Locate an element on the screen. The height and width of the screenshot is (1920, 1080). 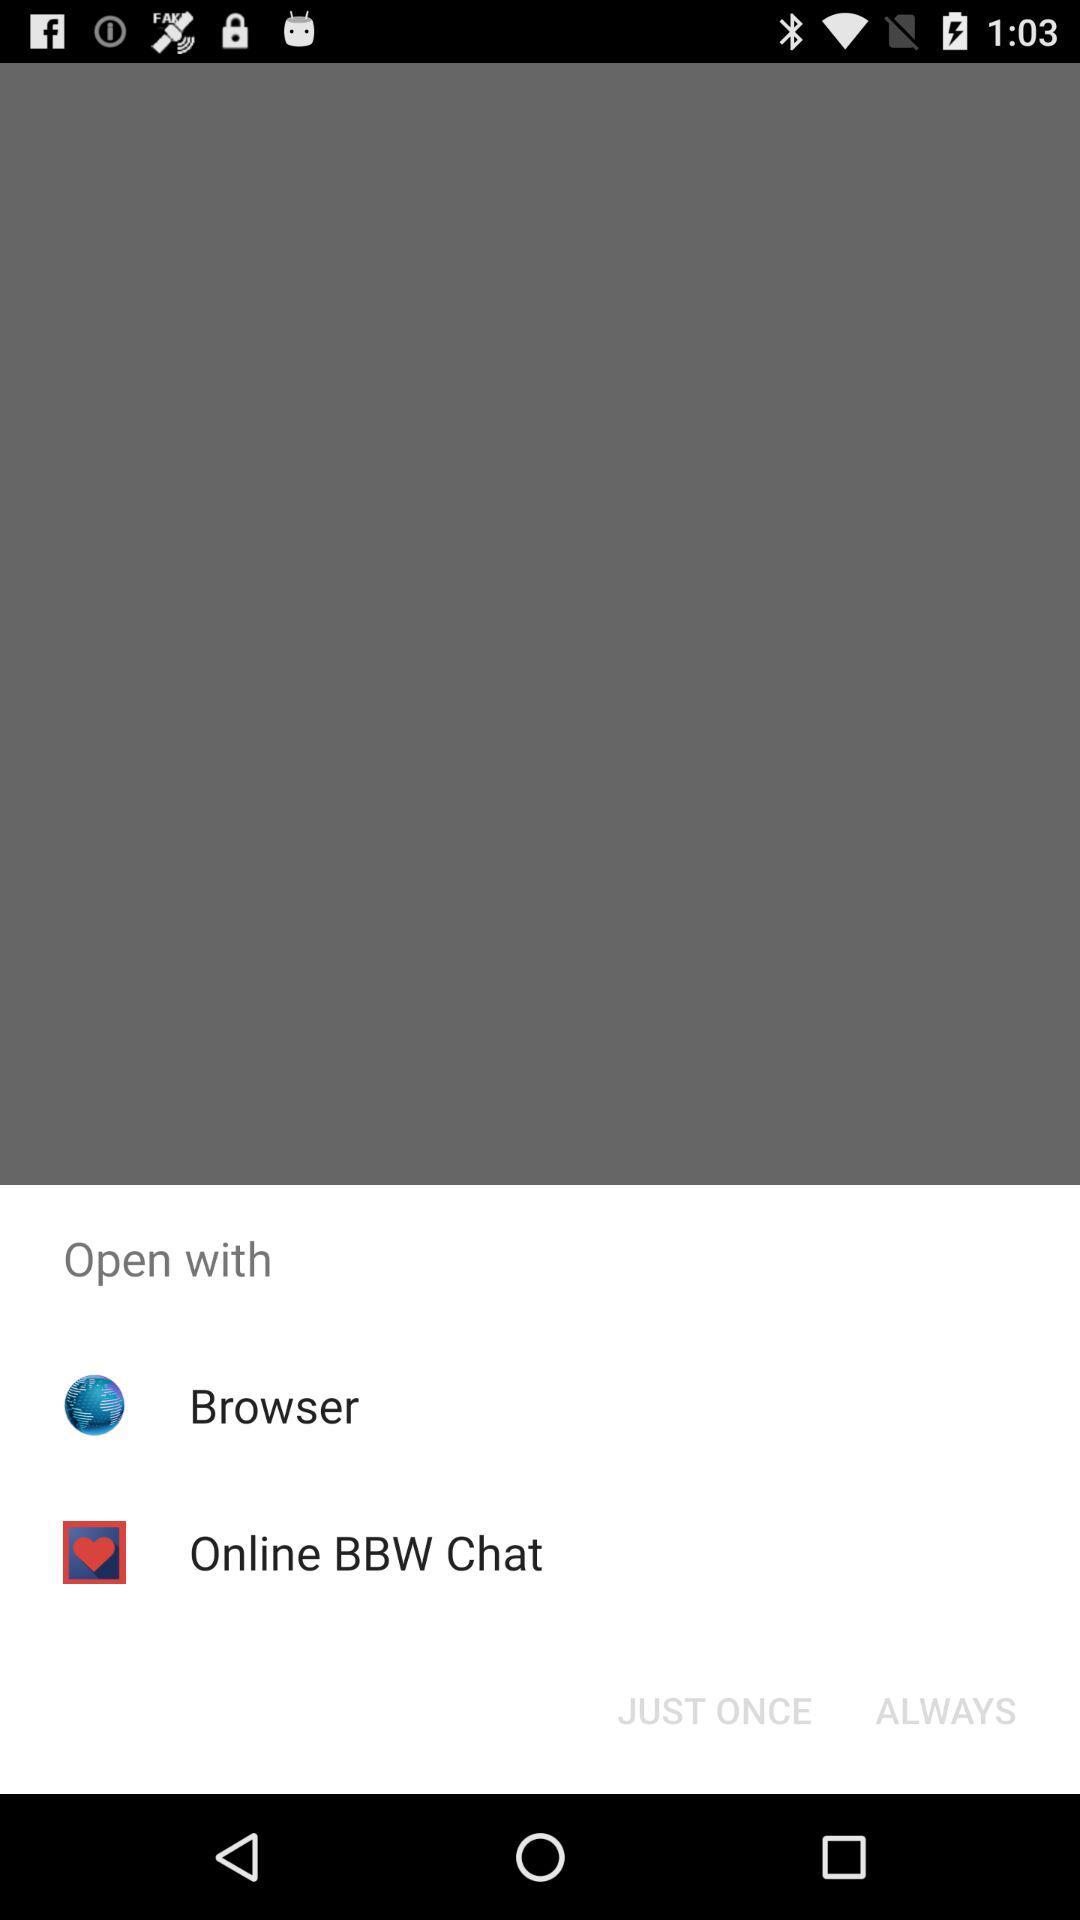
the item to the right of the just once is located at coordinates (945, 1708).